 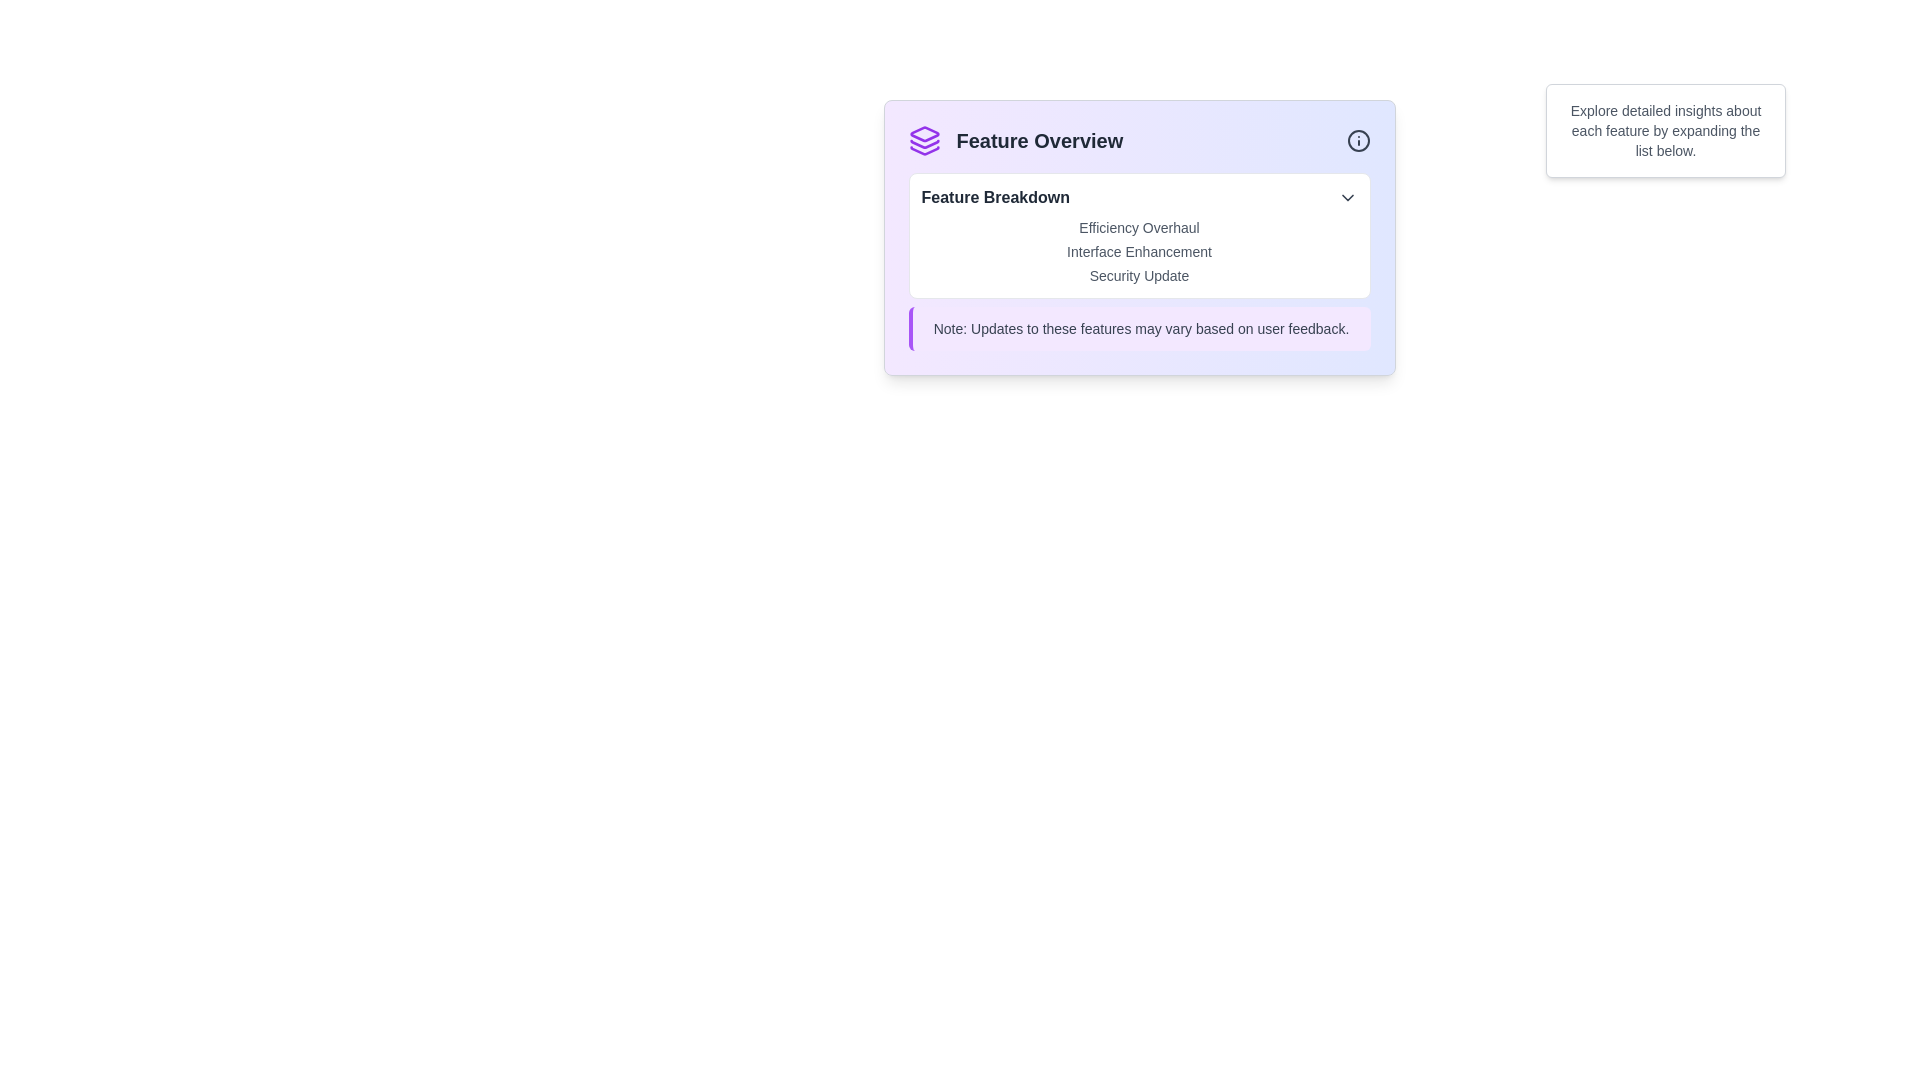 I want to click on text of the bold heading labeled 'Feature Overview' located on a light purple background, adjacent to a purple icon resembling stacked layers, so click(x=1039, y=140).